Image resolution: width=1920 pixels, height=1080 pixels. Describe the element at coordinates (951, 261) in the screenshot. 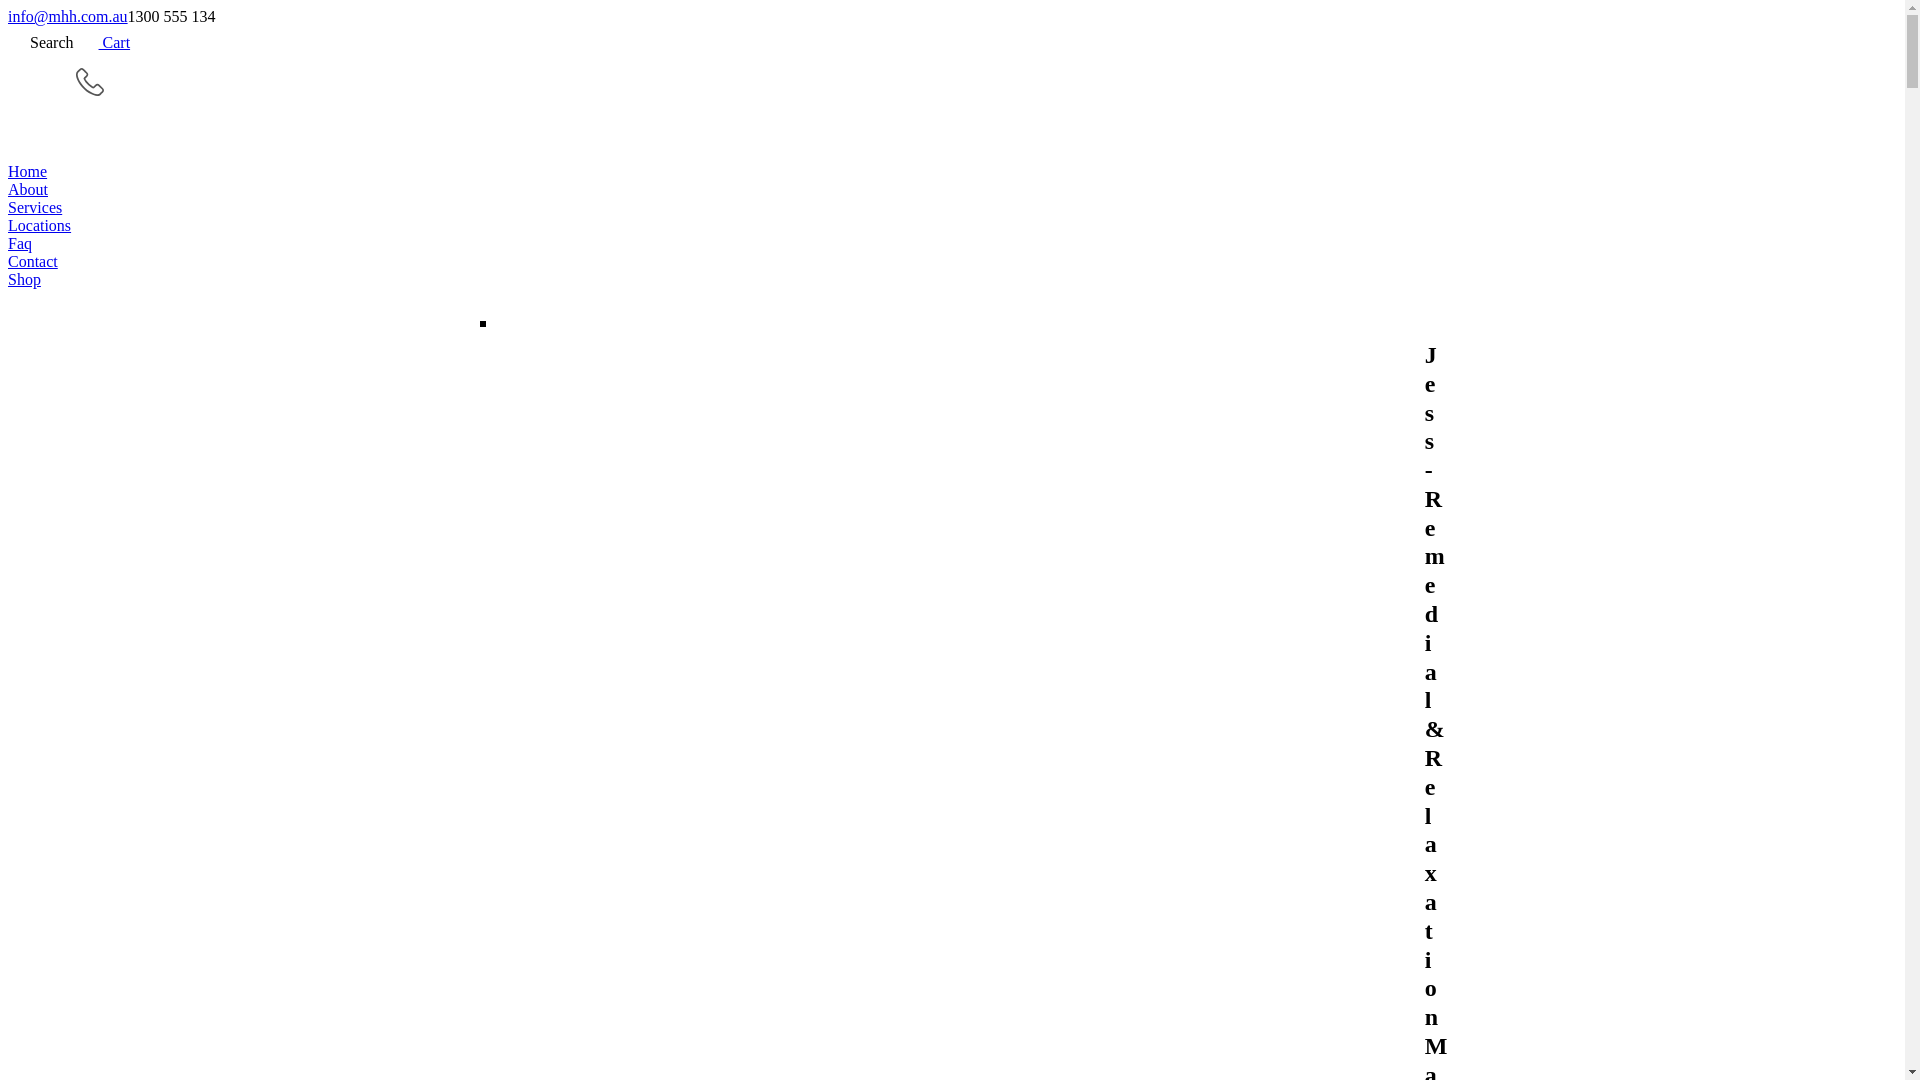

I see `'Contact'` at that location.